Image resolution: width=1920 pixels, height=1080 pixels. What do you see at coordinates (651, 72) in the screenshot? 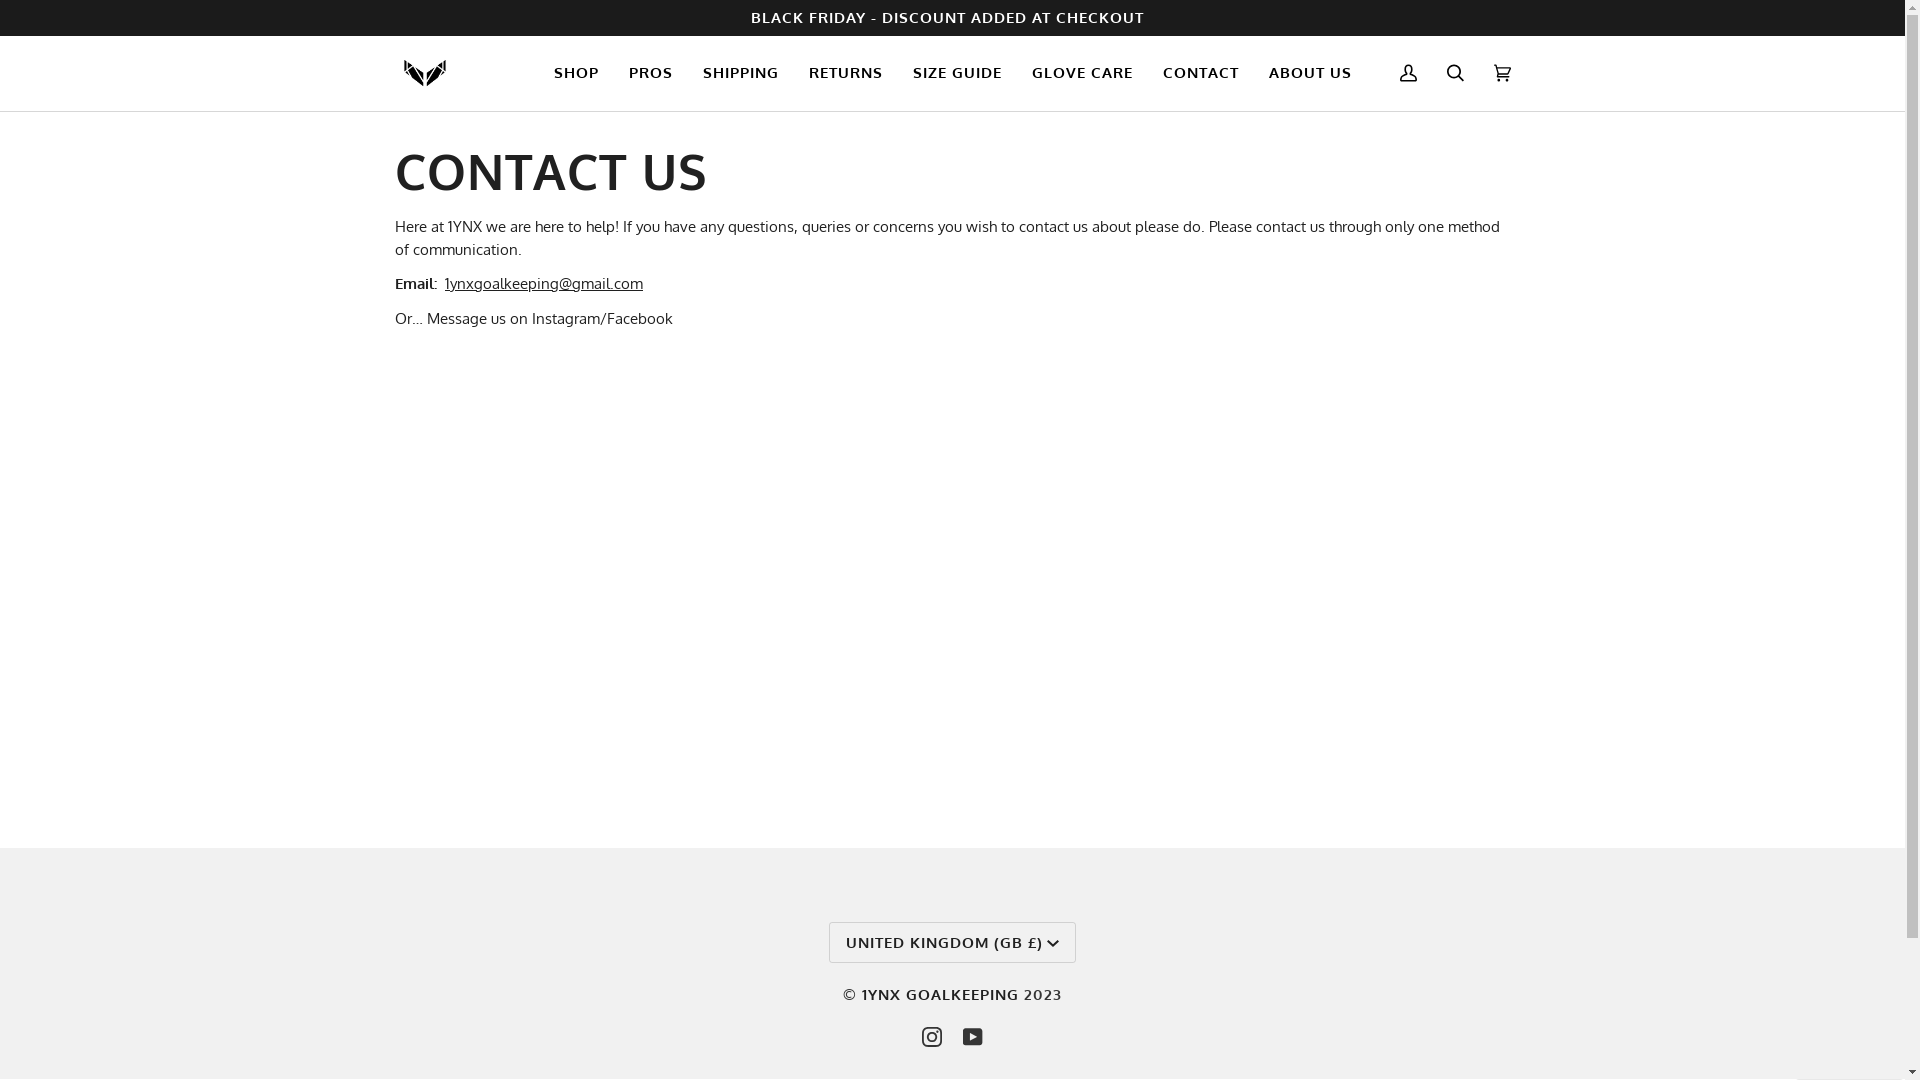
I see `'PROS'` at bounding box center [651, 72].